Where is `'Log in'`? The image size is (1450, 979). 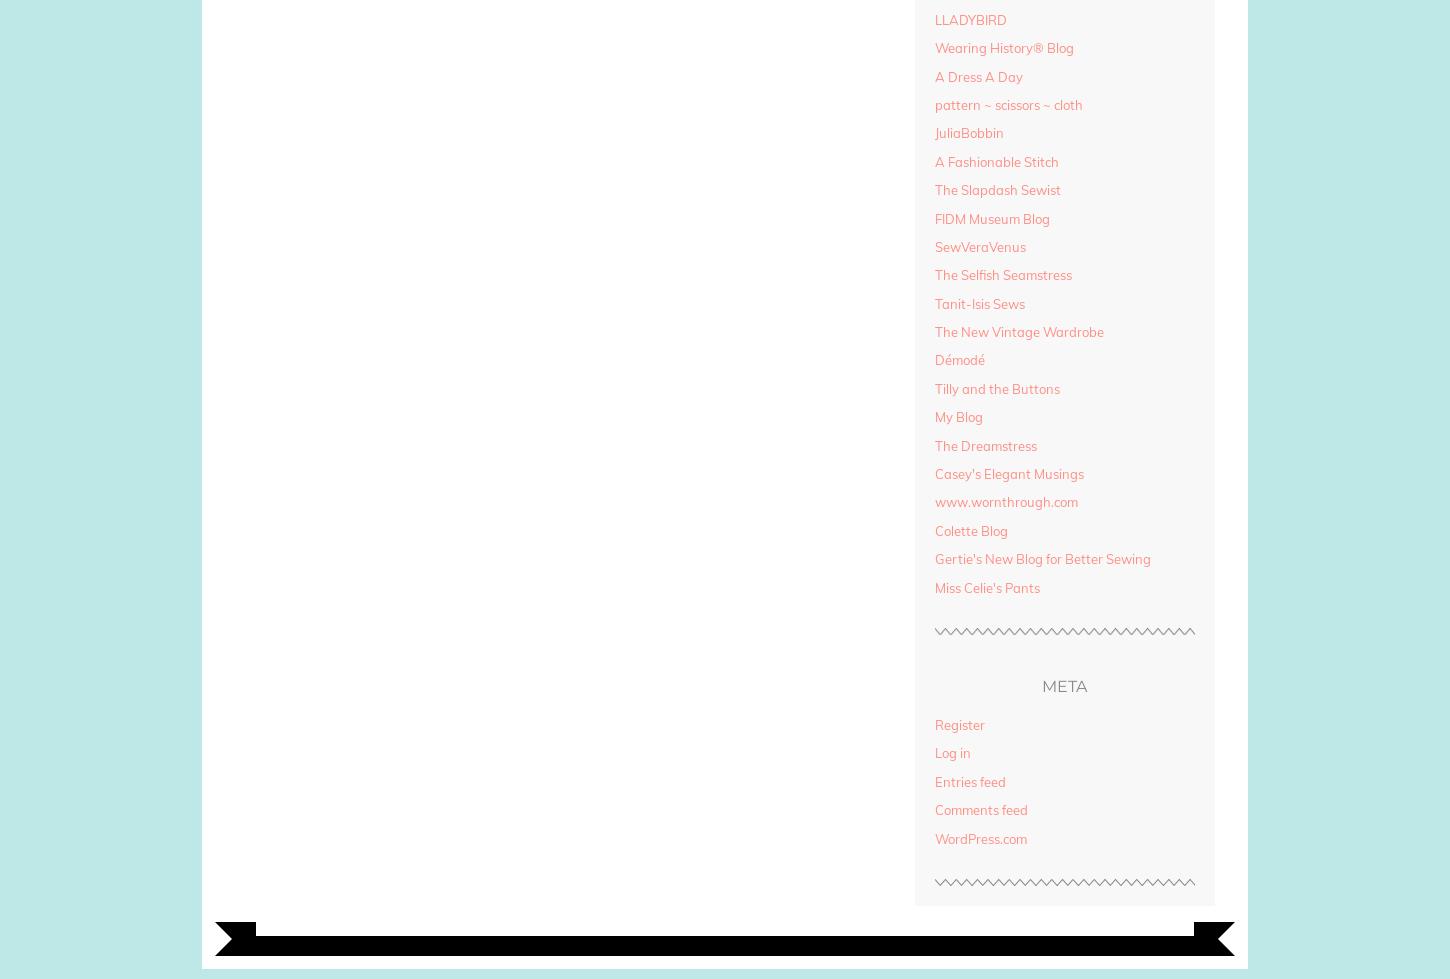
'Log in' is located at coordinates (951, 752).